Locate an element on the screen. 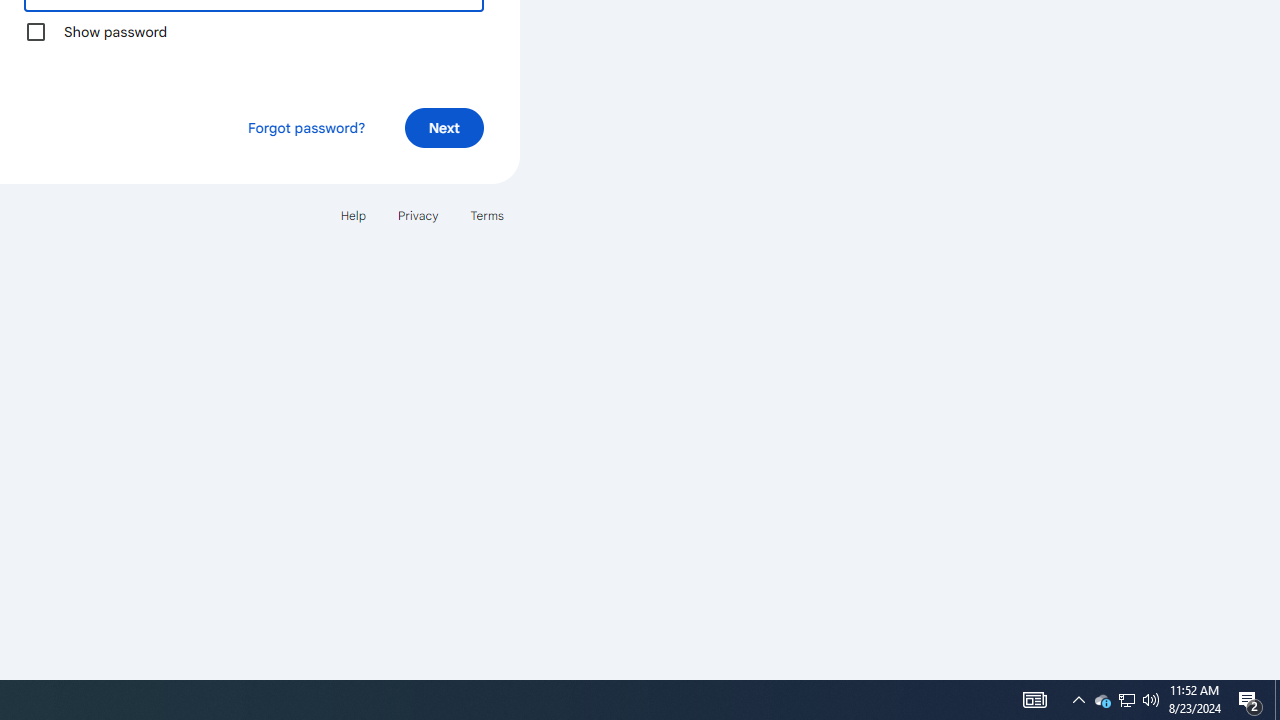 Image resolution: width=1280 pixels, height=720 pixels. 'Privacy' is located at coordinates (416, 215).